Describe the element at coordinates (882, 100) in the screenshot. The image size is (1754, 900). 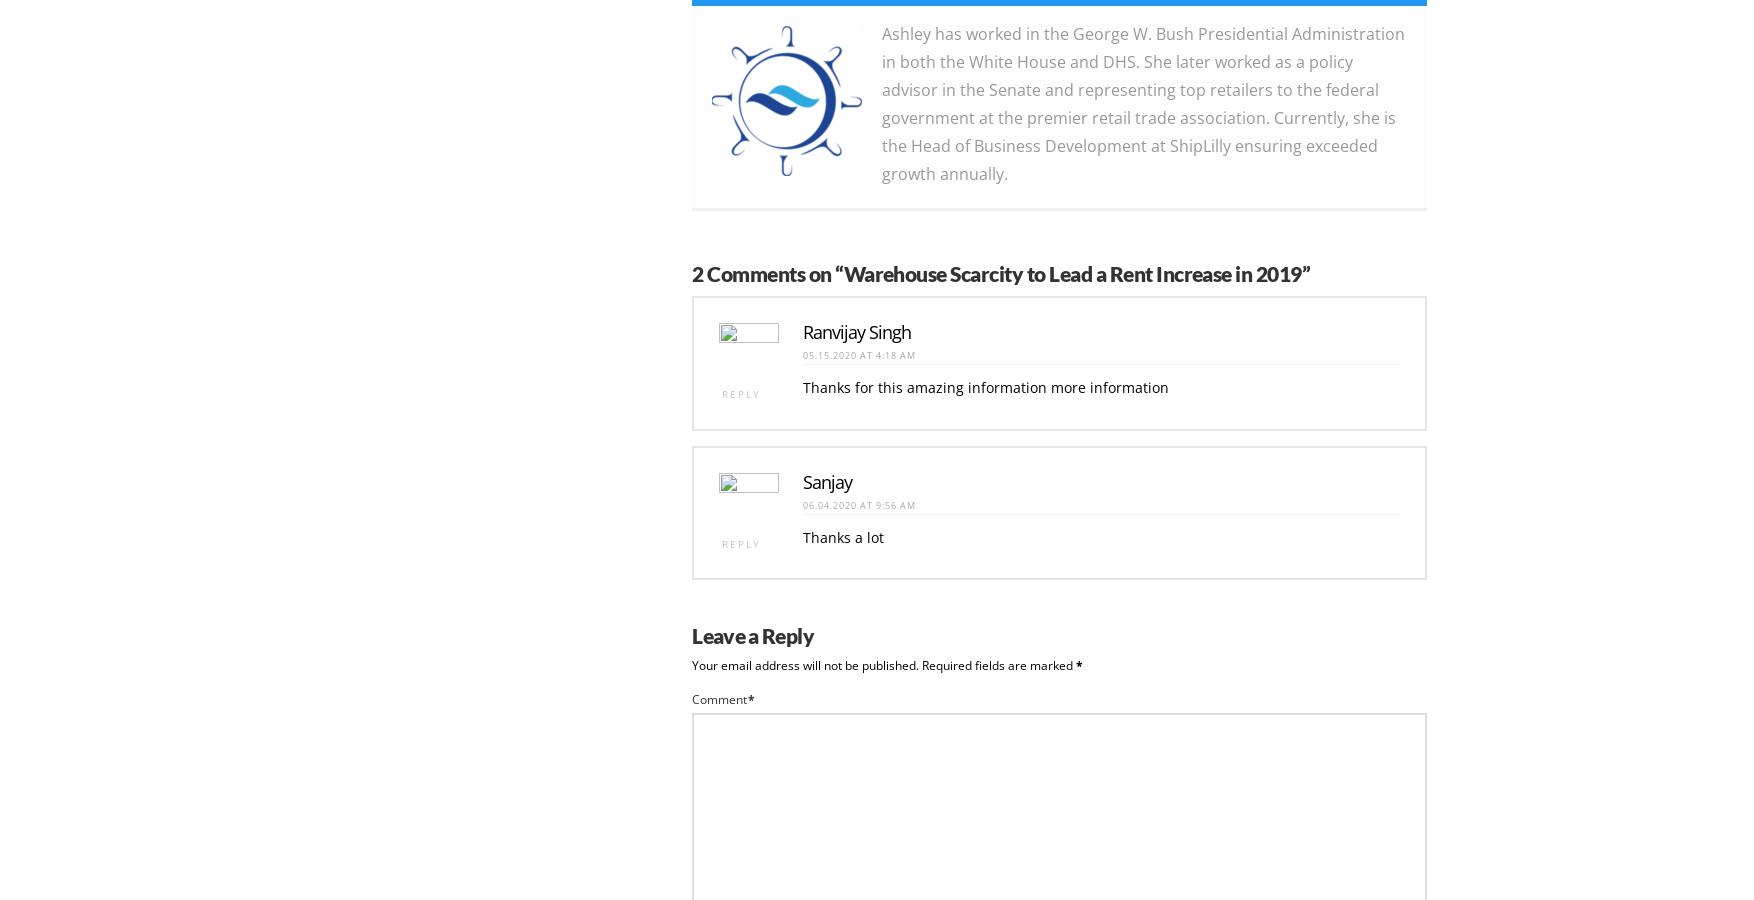
I see `'Ashley has worked in the George W. Bush Presidential Administration in both the White House and DHS. She later worked as a policy advisor in the Senate and representing top retailers to the federal government at the premier retail trade association. Currently, she is the Head of Business Development at ShipLilly ensuring exceeded growth annually.'` at that location.